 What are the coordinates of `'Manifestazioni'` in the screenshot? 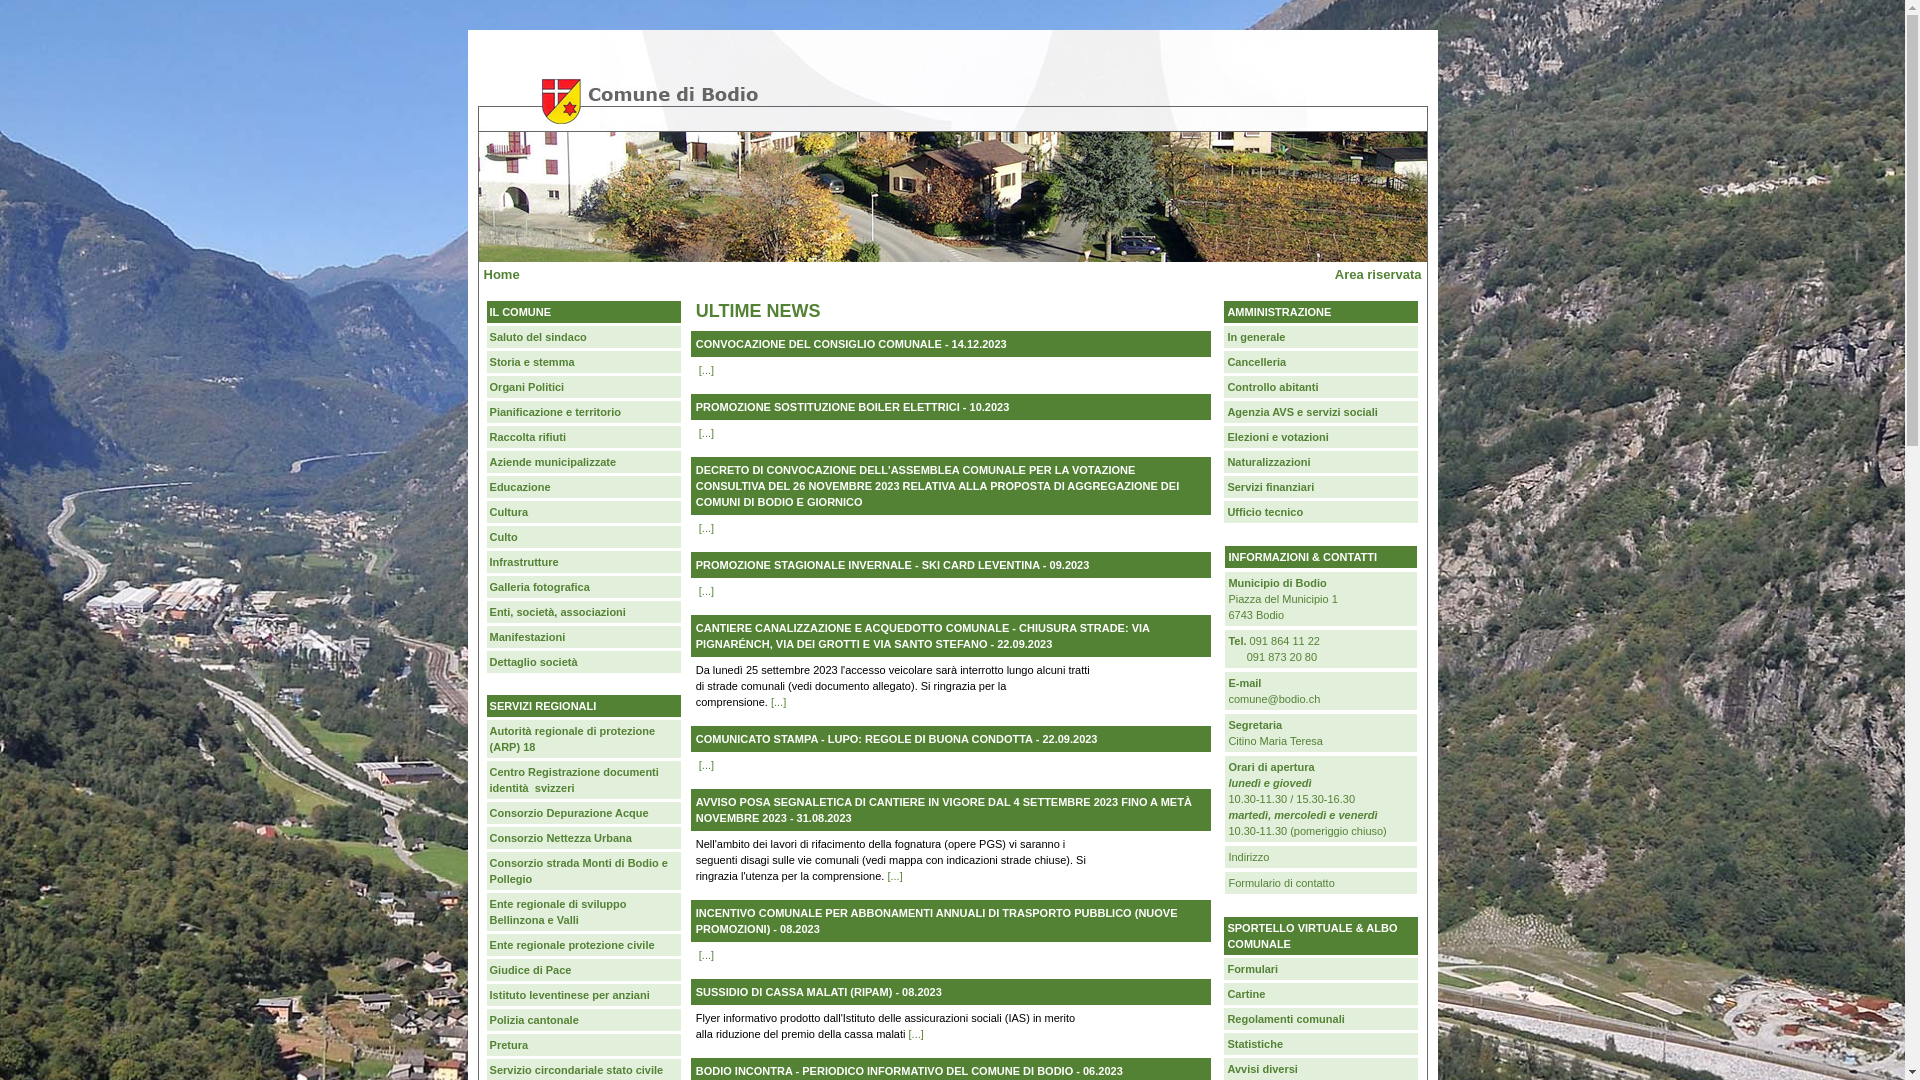 It's located at (583, 636).